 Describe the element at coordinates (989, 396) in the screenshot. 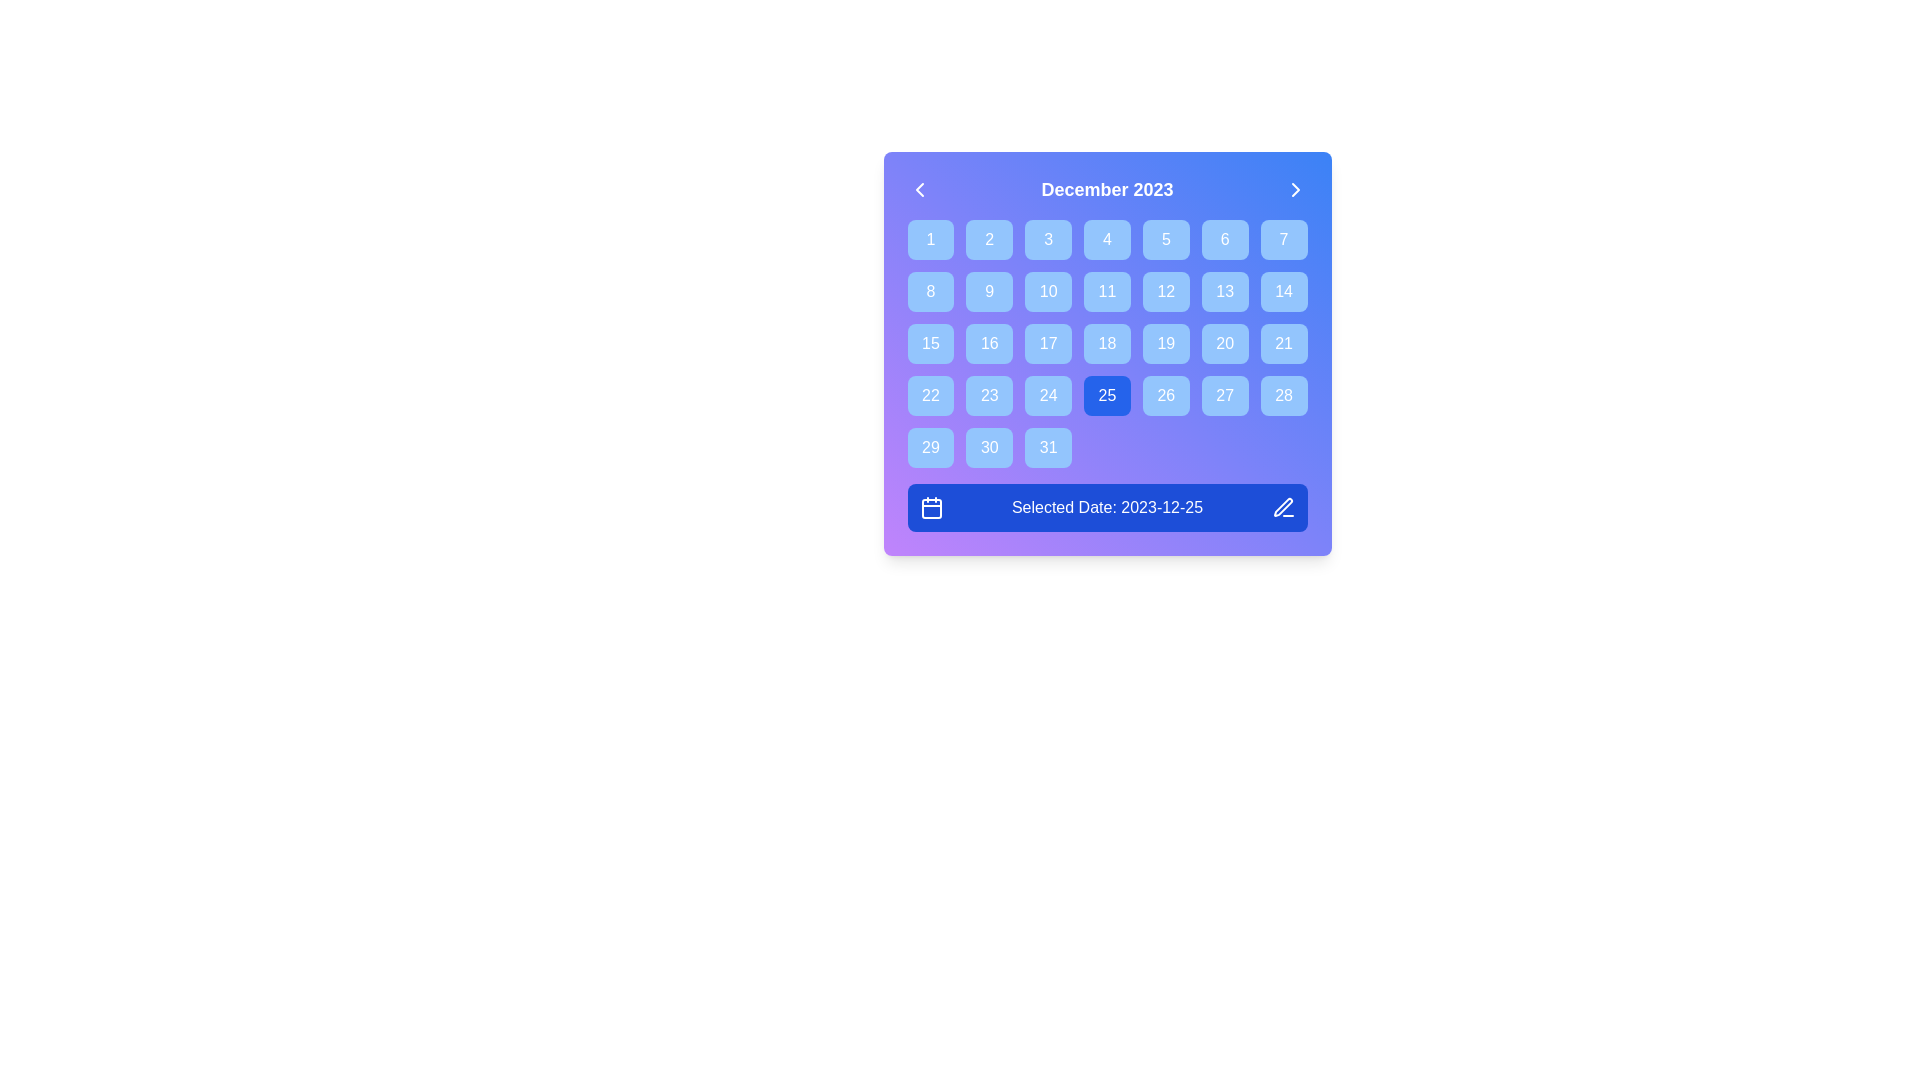

I see `the clickable calendar day cell in the fourth row and second column` at that location.